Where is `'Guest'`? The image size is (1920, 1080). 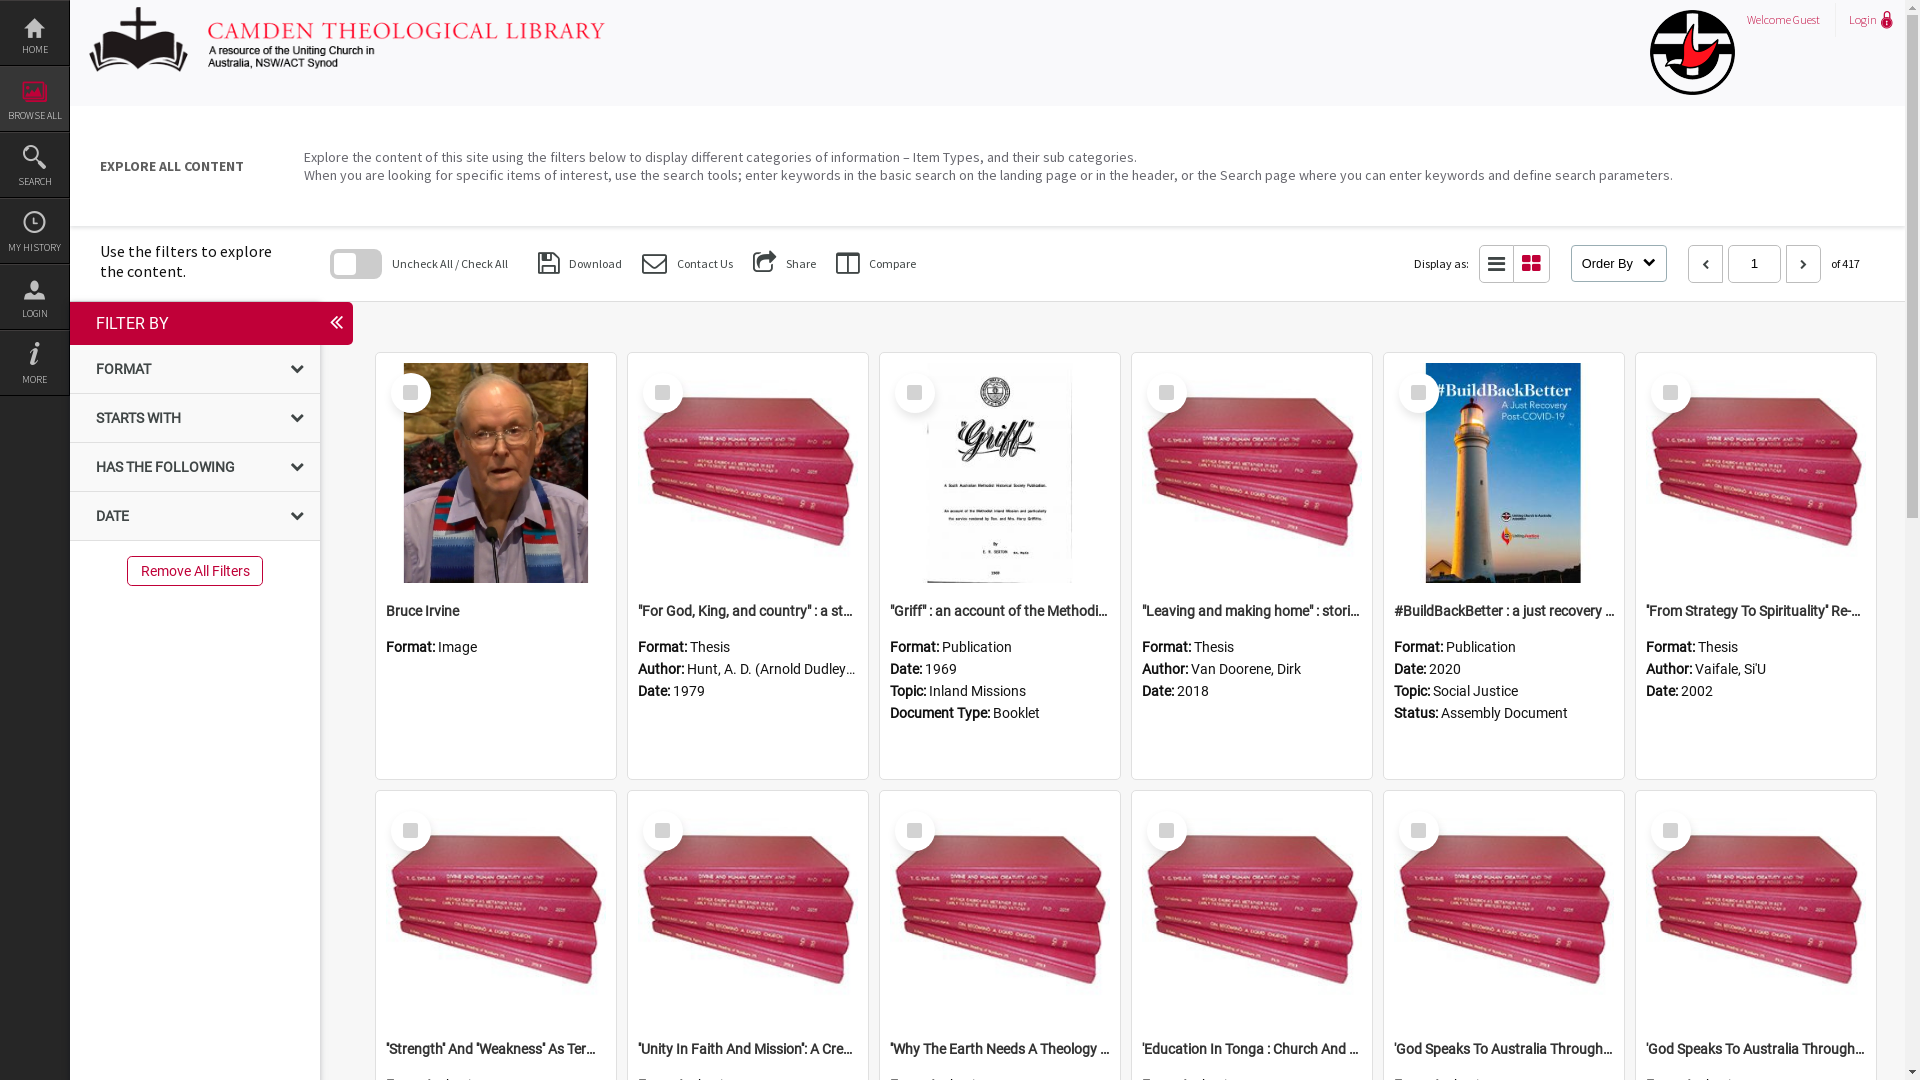
'Guest' is located at coordinates (1806, 19).